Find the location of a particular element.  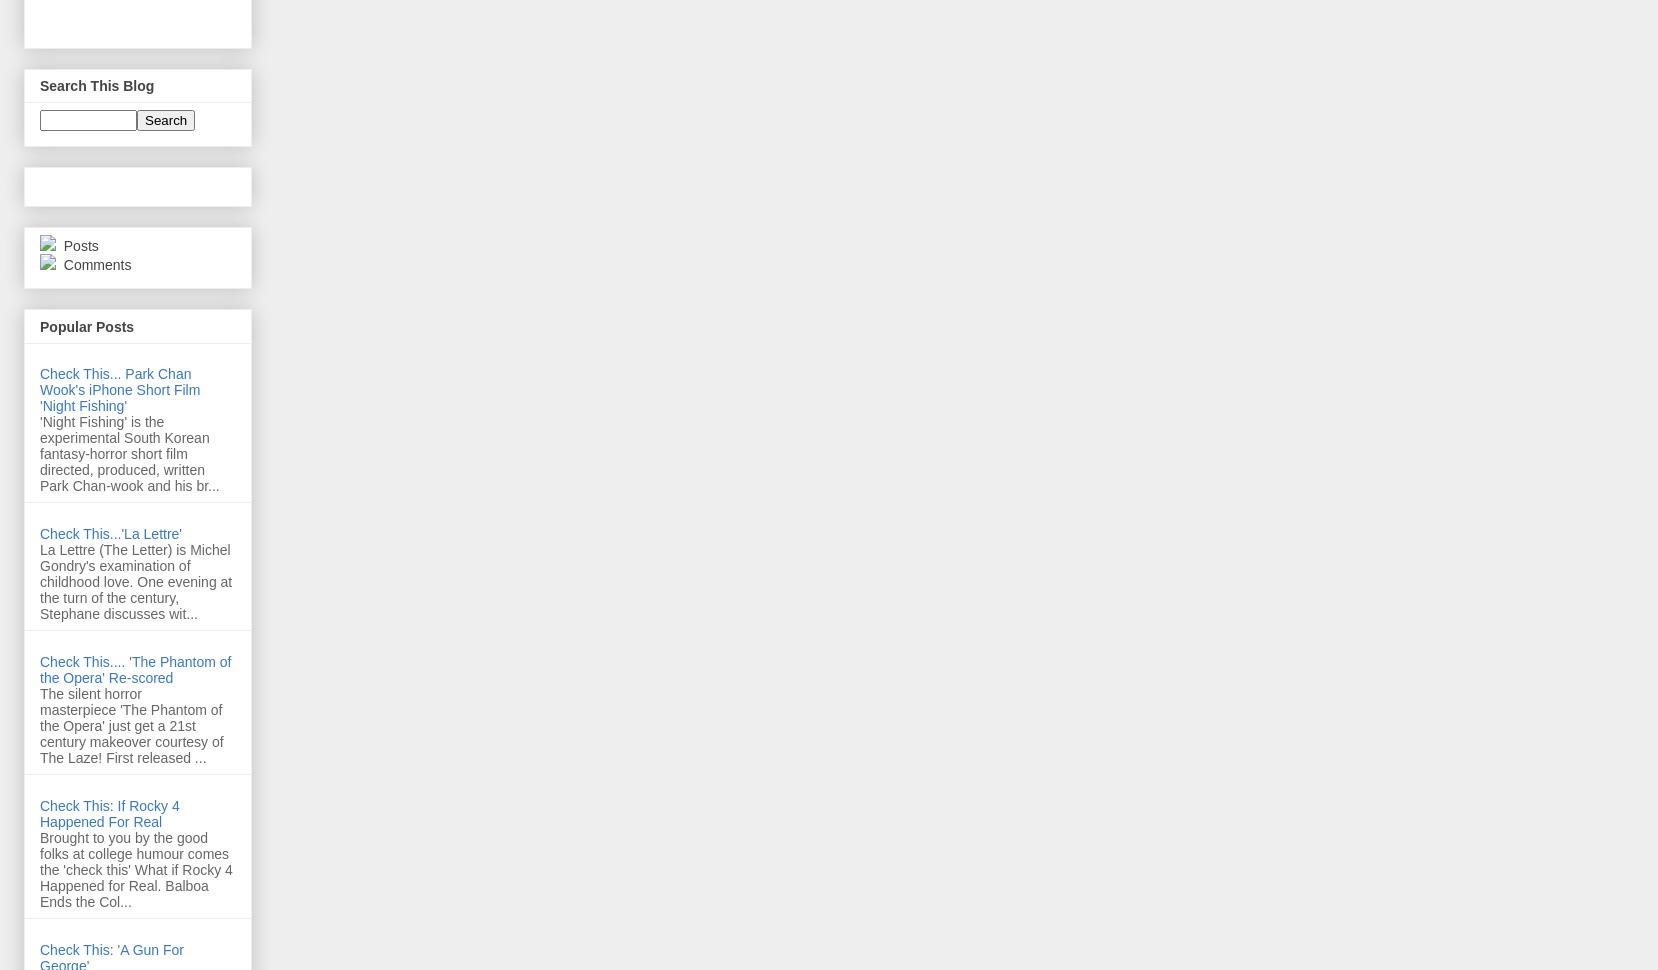

'Comments' is located at coordinates (94, 264).